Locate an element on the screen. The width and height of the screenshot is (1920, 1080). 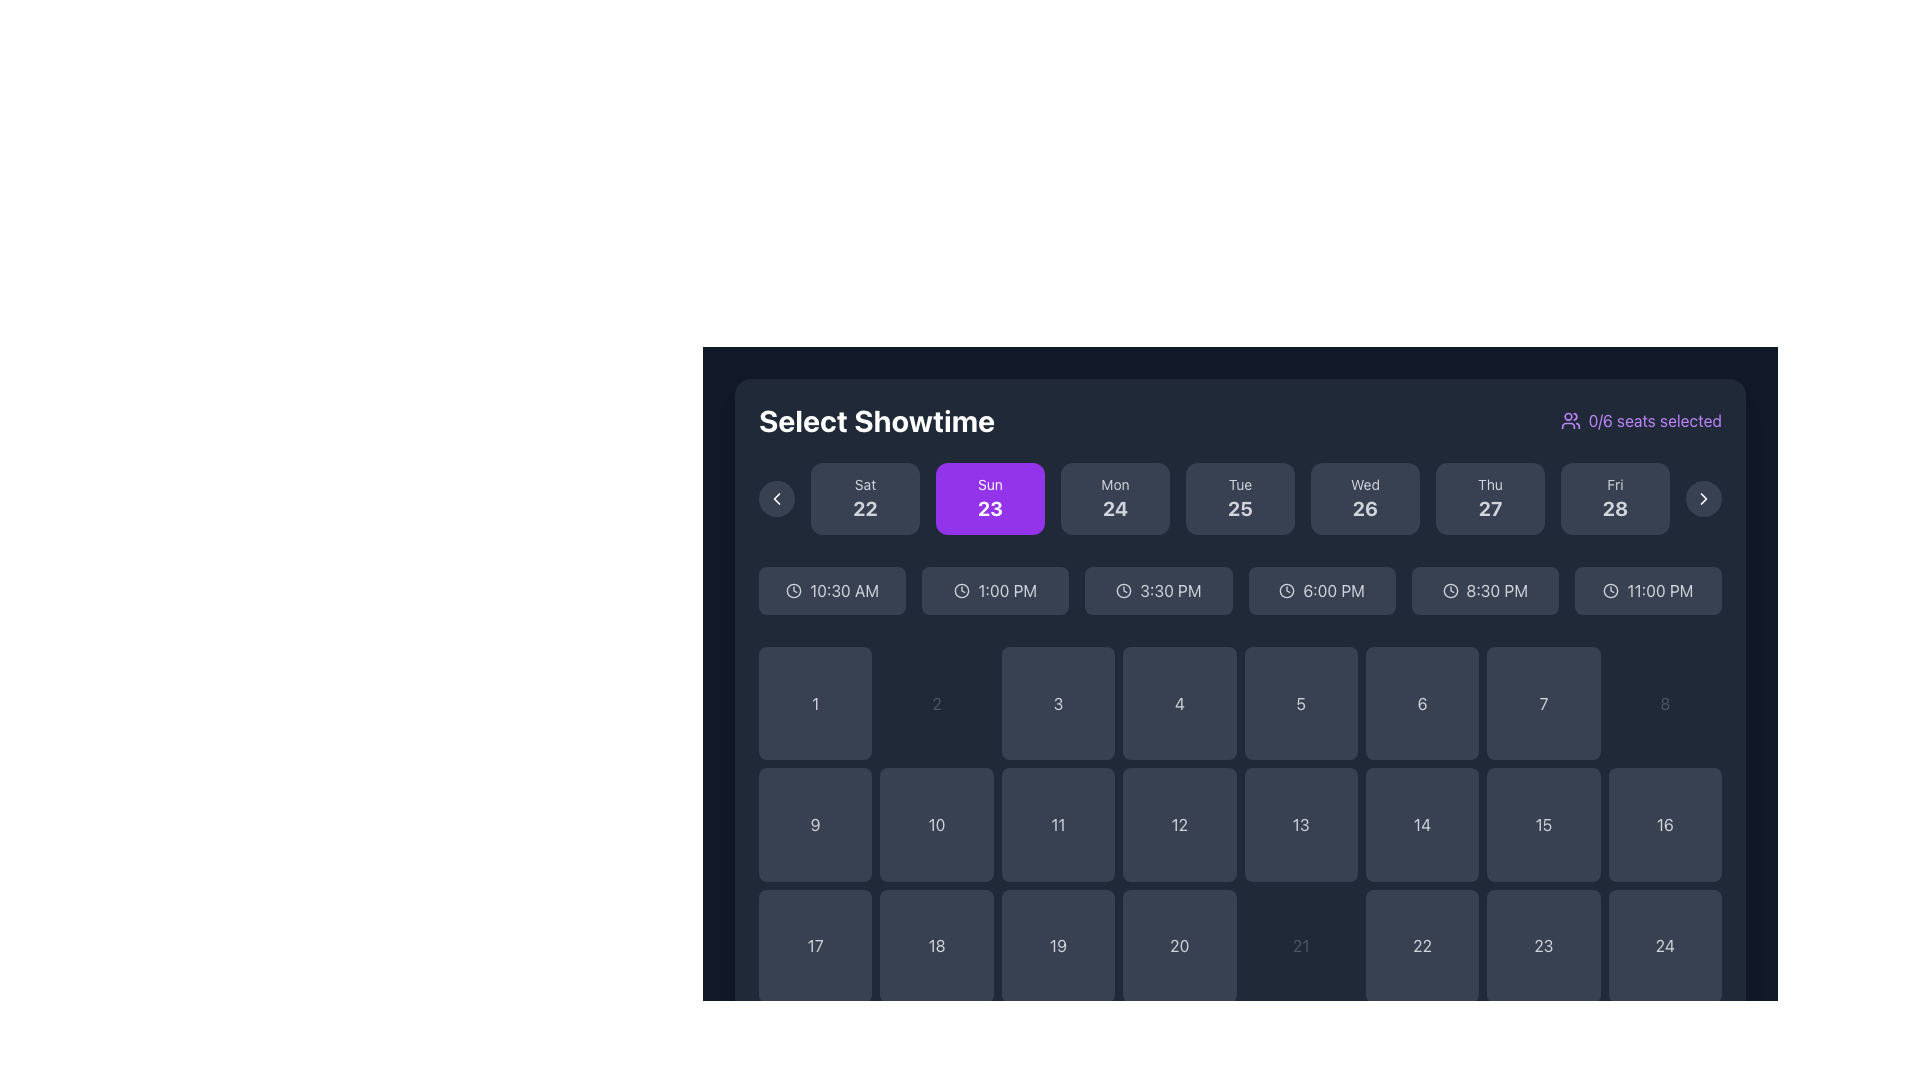
the time selection button located in the bottom-right corner of the 'Select Showtime' section is located at coordinates (1648, 589).